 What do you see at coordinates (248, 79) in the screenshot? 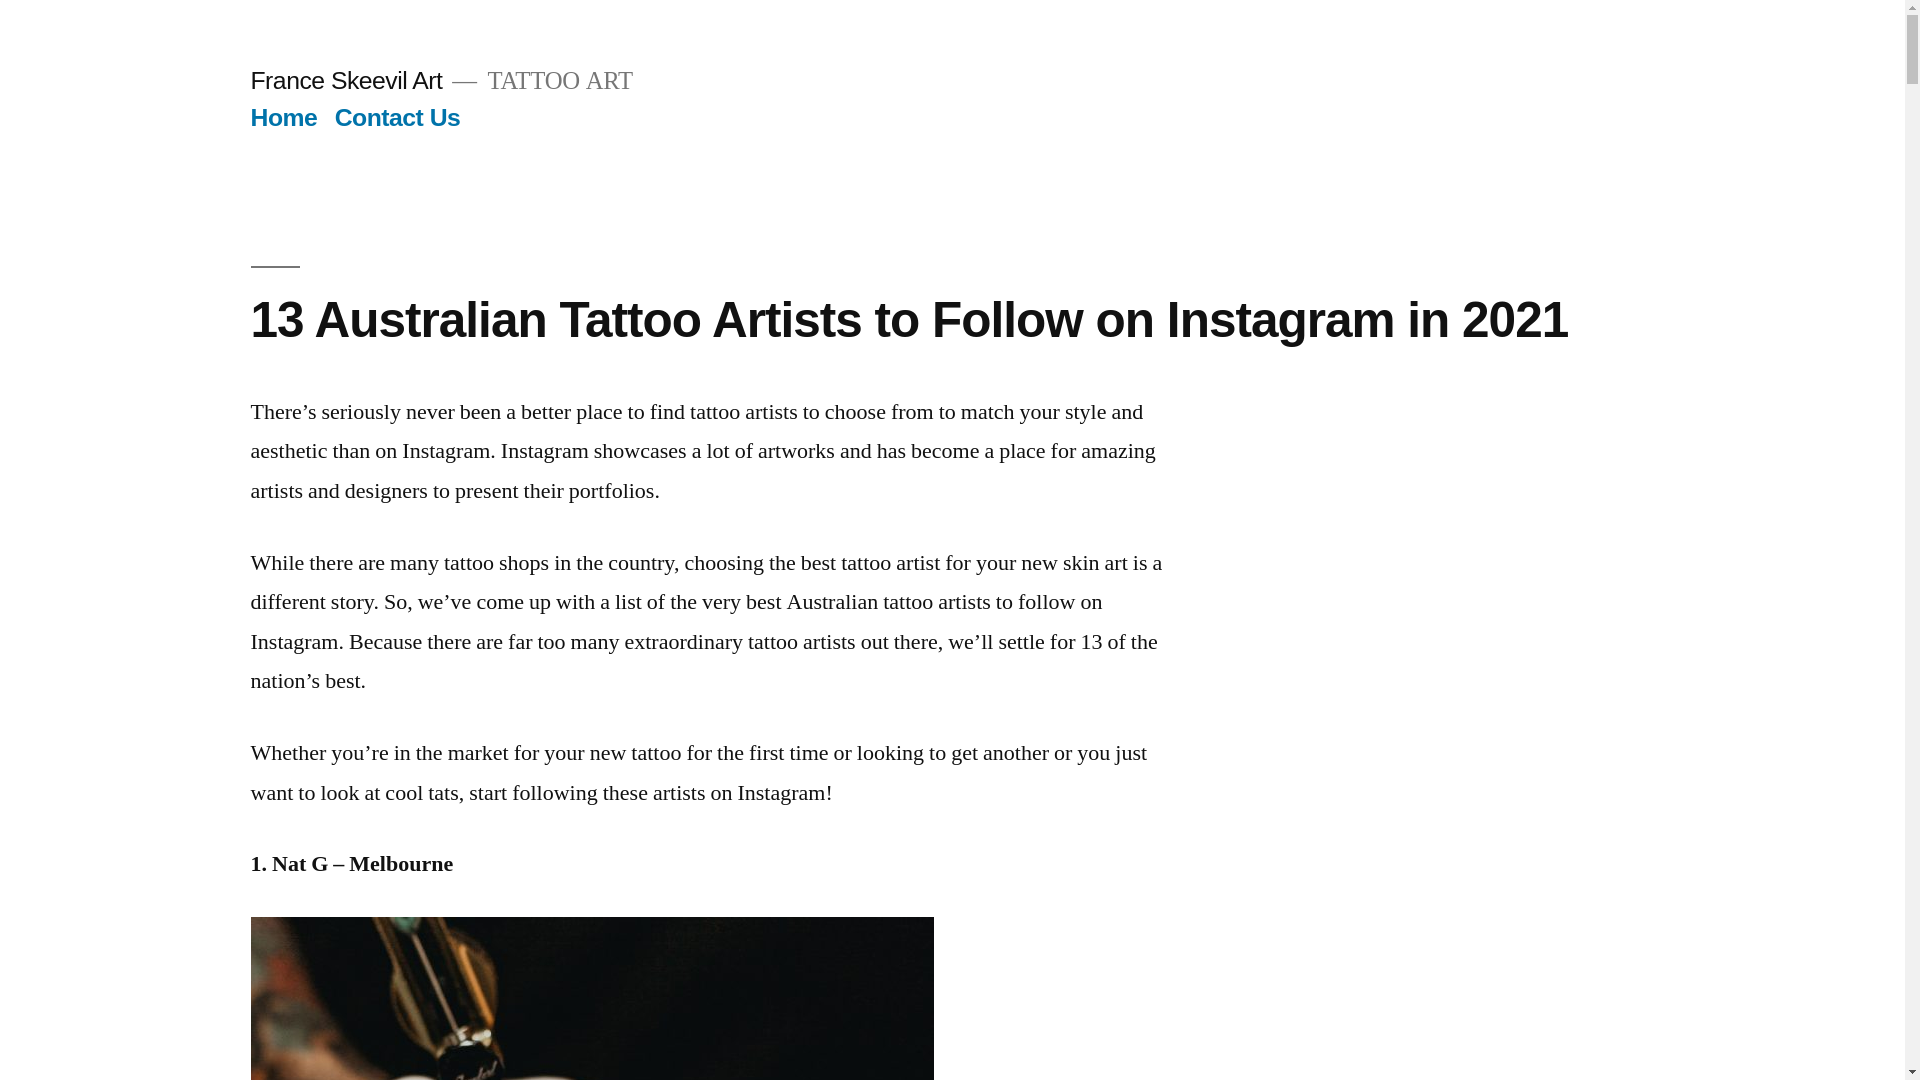
I see `'France Skeevil Art'` at bounding box center [248, 79].